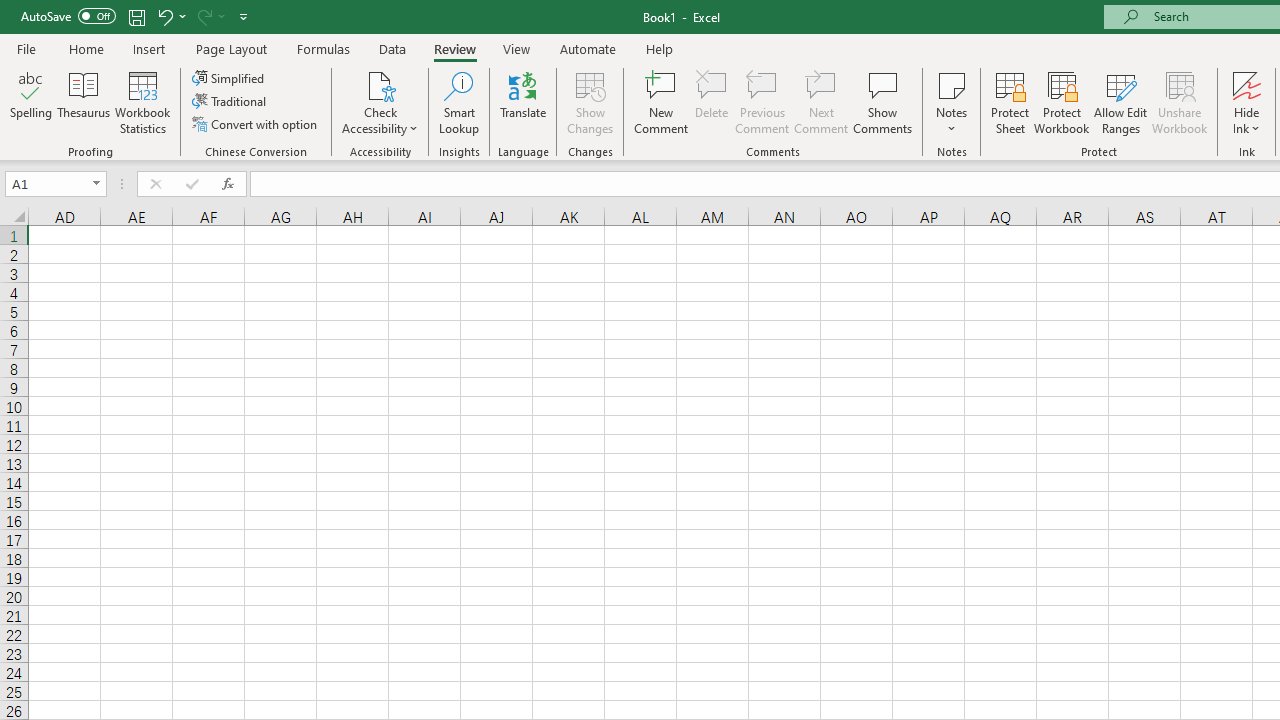  I want to click on 'Show Changes', so click(589, 103).